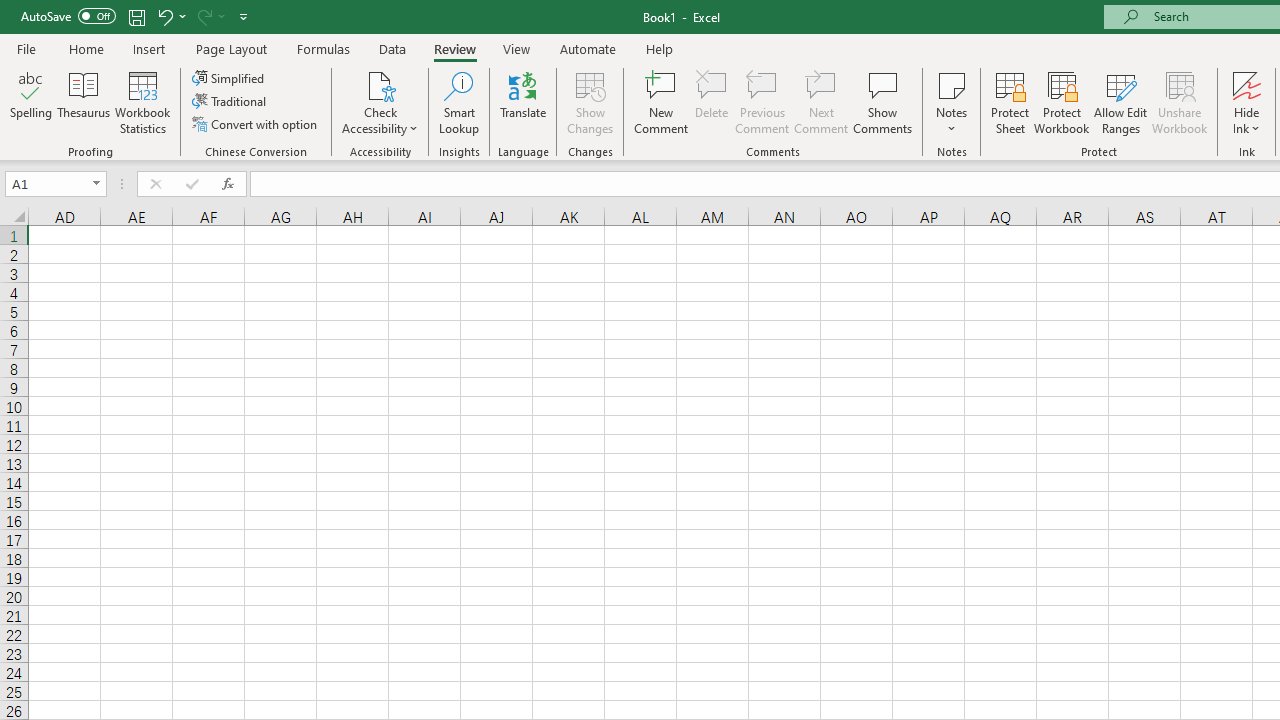  I want to click on 'Show Changes', so click(589, 103).